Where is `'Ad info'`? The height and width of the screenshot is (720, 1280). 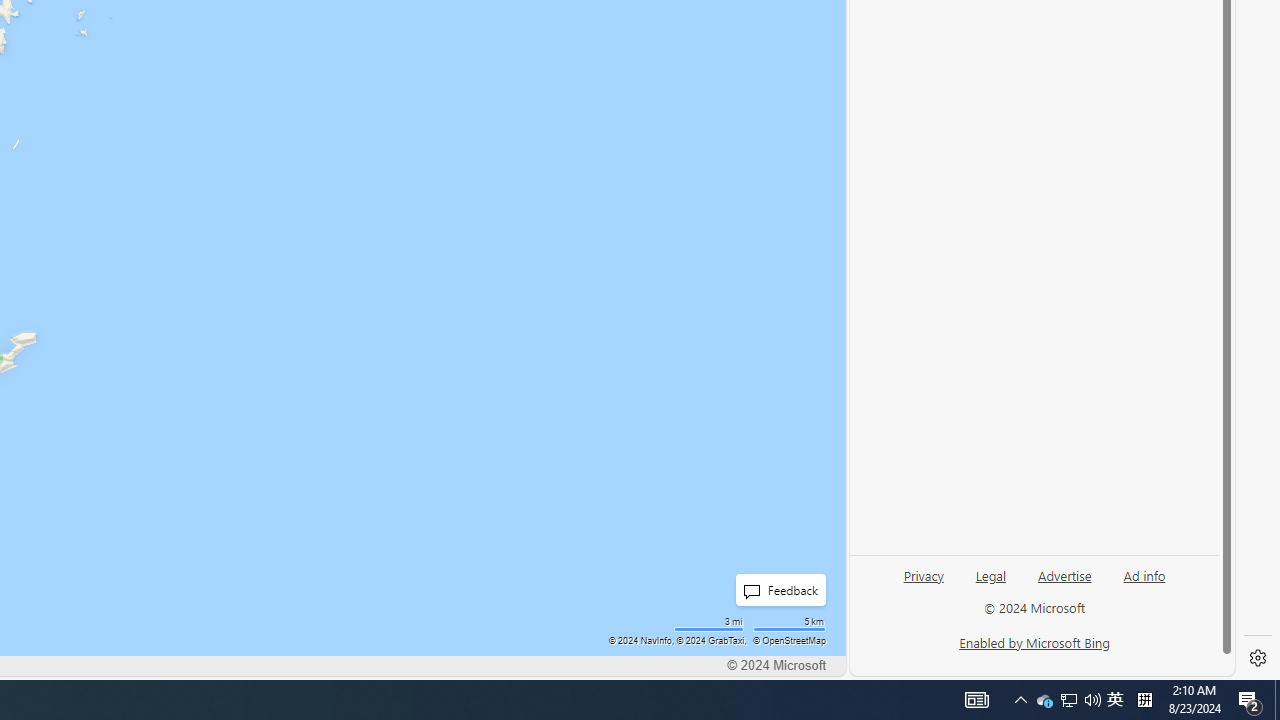
'Ad info' is located at coordinates (1144, 583).